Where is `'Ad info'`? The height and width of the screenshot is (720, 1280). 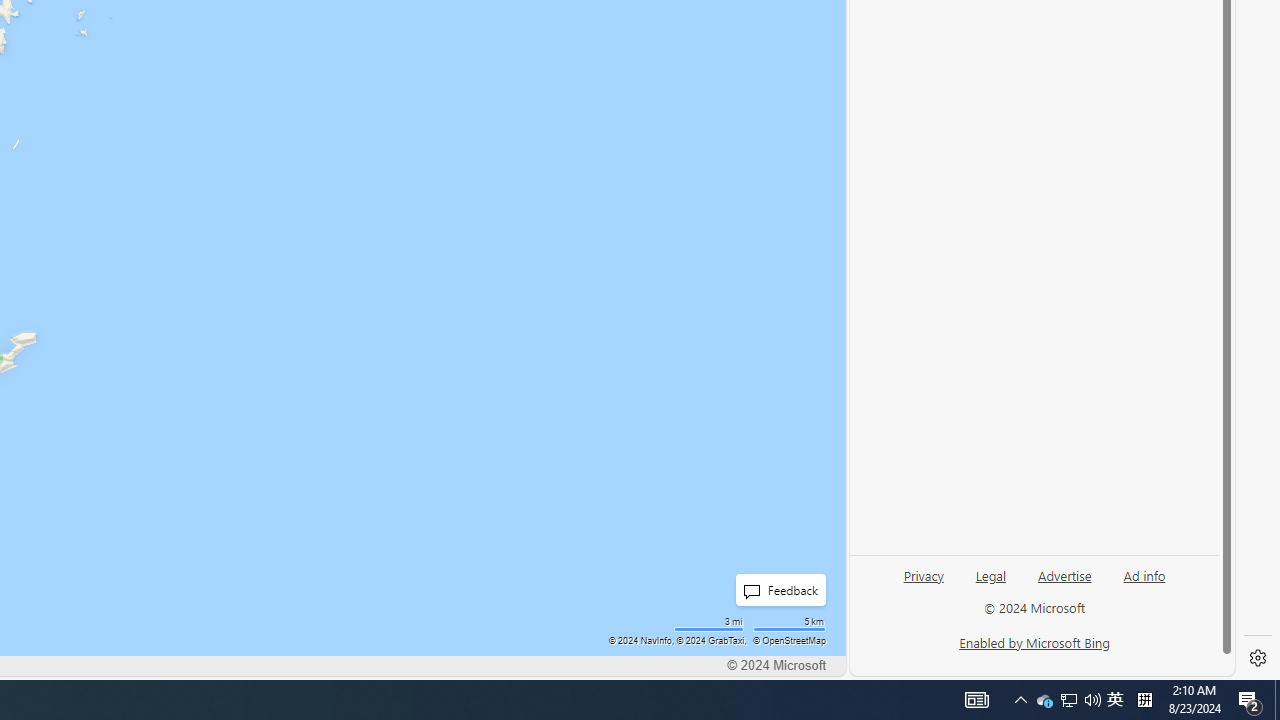
'Ad info' is located at coordinates (1144, 583).